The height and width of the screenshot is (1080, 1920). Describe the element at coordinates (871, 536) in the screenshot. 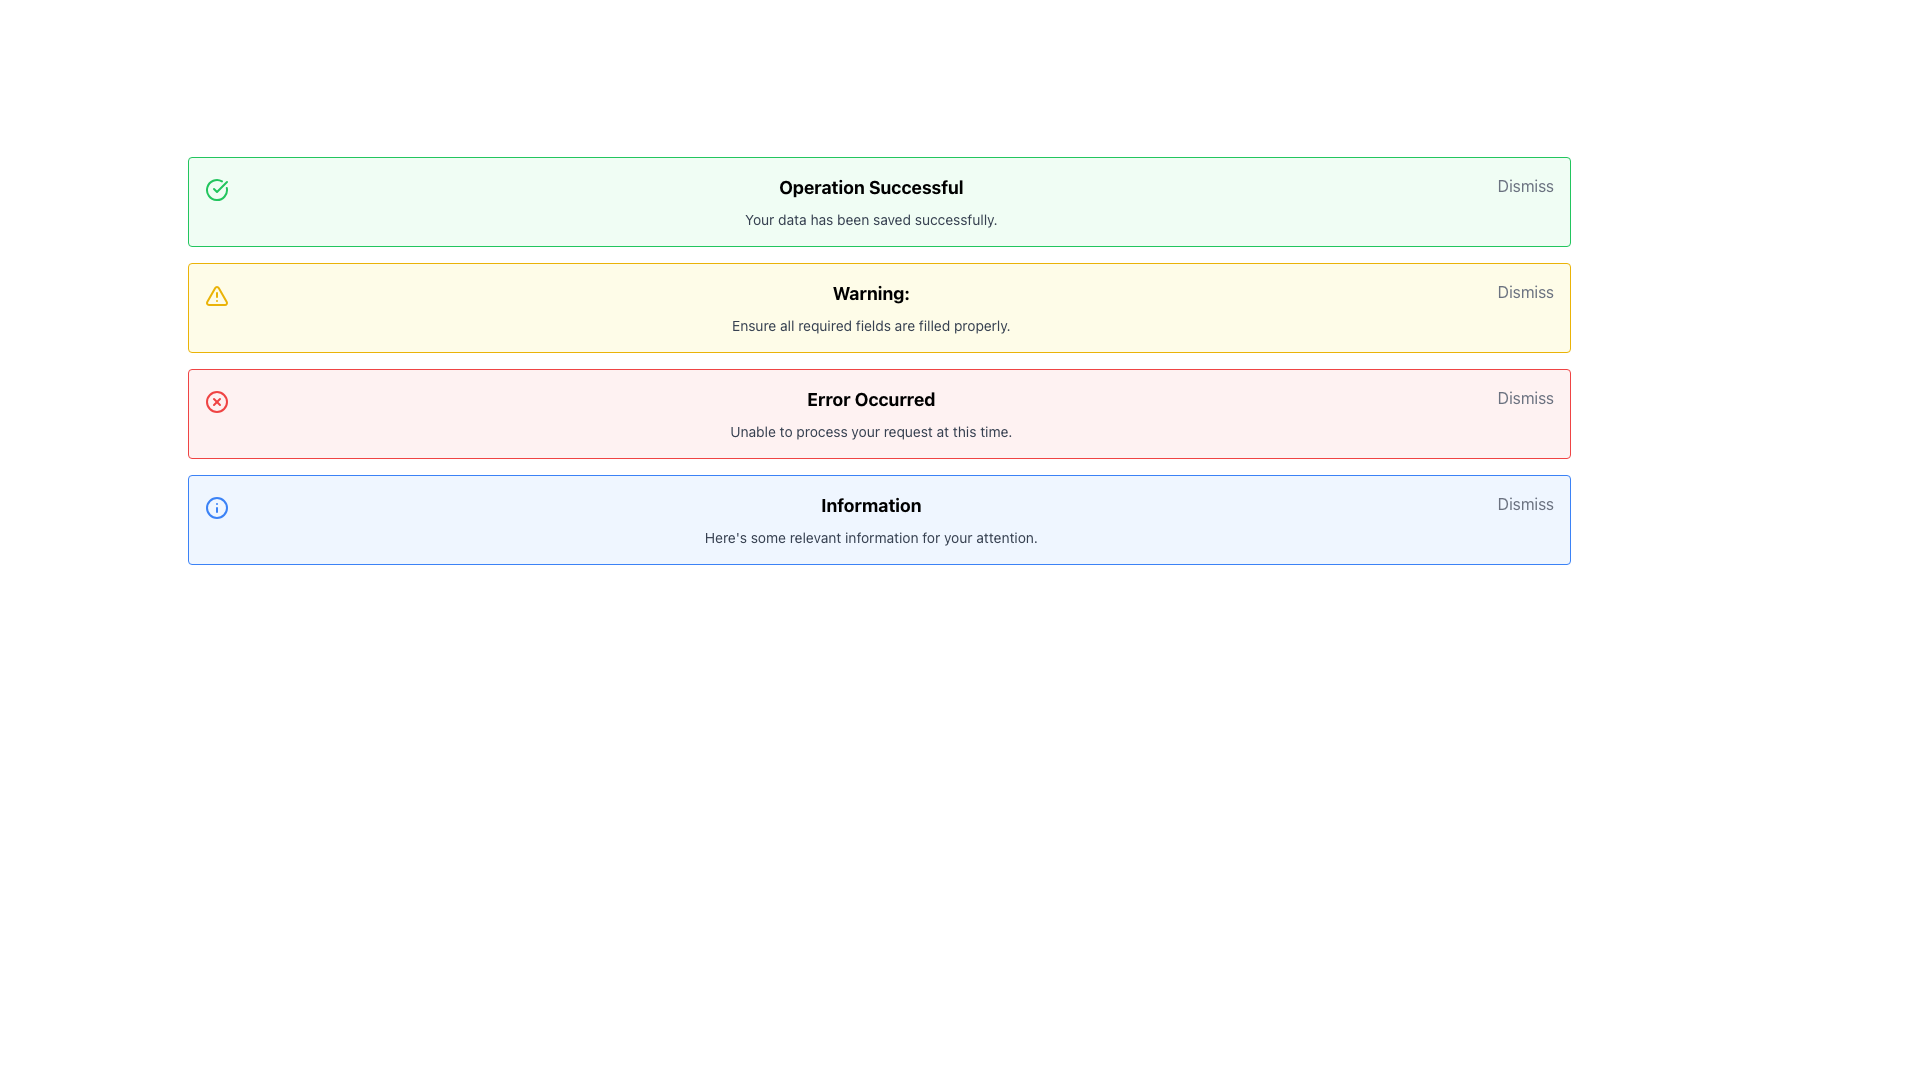

I see `the text element that provides additional details in the 'Information' notification panel, located within a blue rectangle below the bold title 'Information'` at that location.